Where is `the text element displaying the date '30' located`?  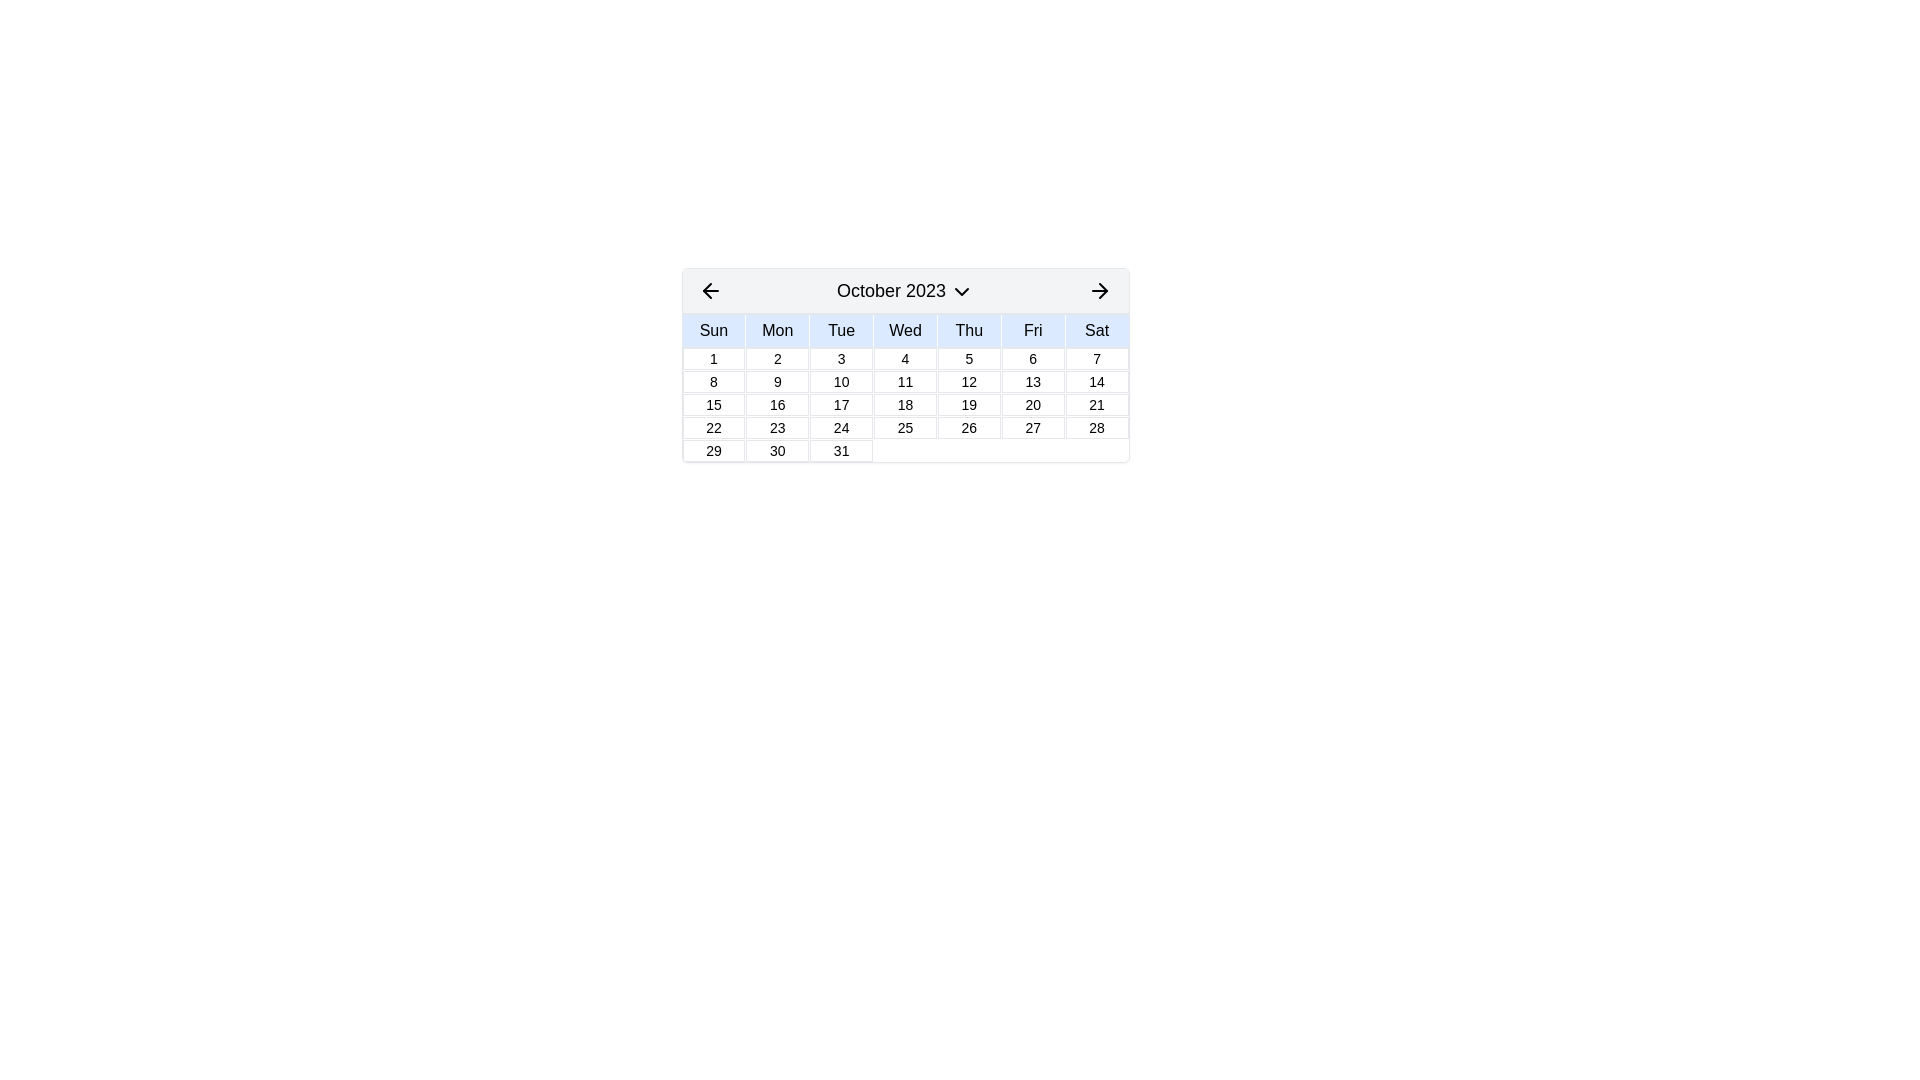
the text element displaying the date '30' located is located at coordinates (776, 451).